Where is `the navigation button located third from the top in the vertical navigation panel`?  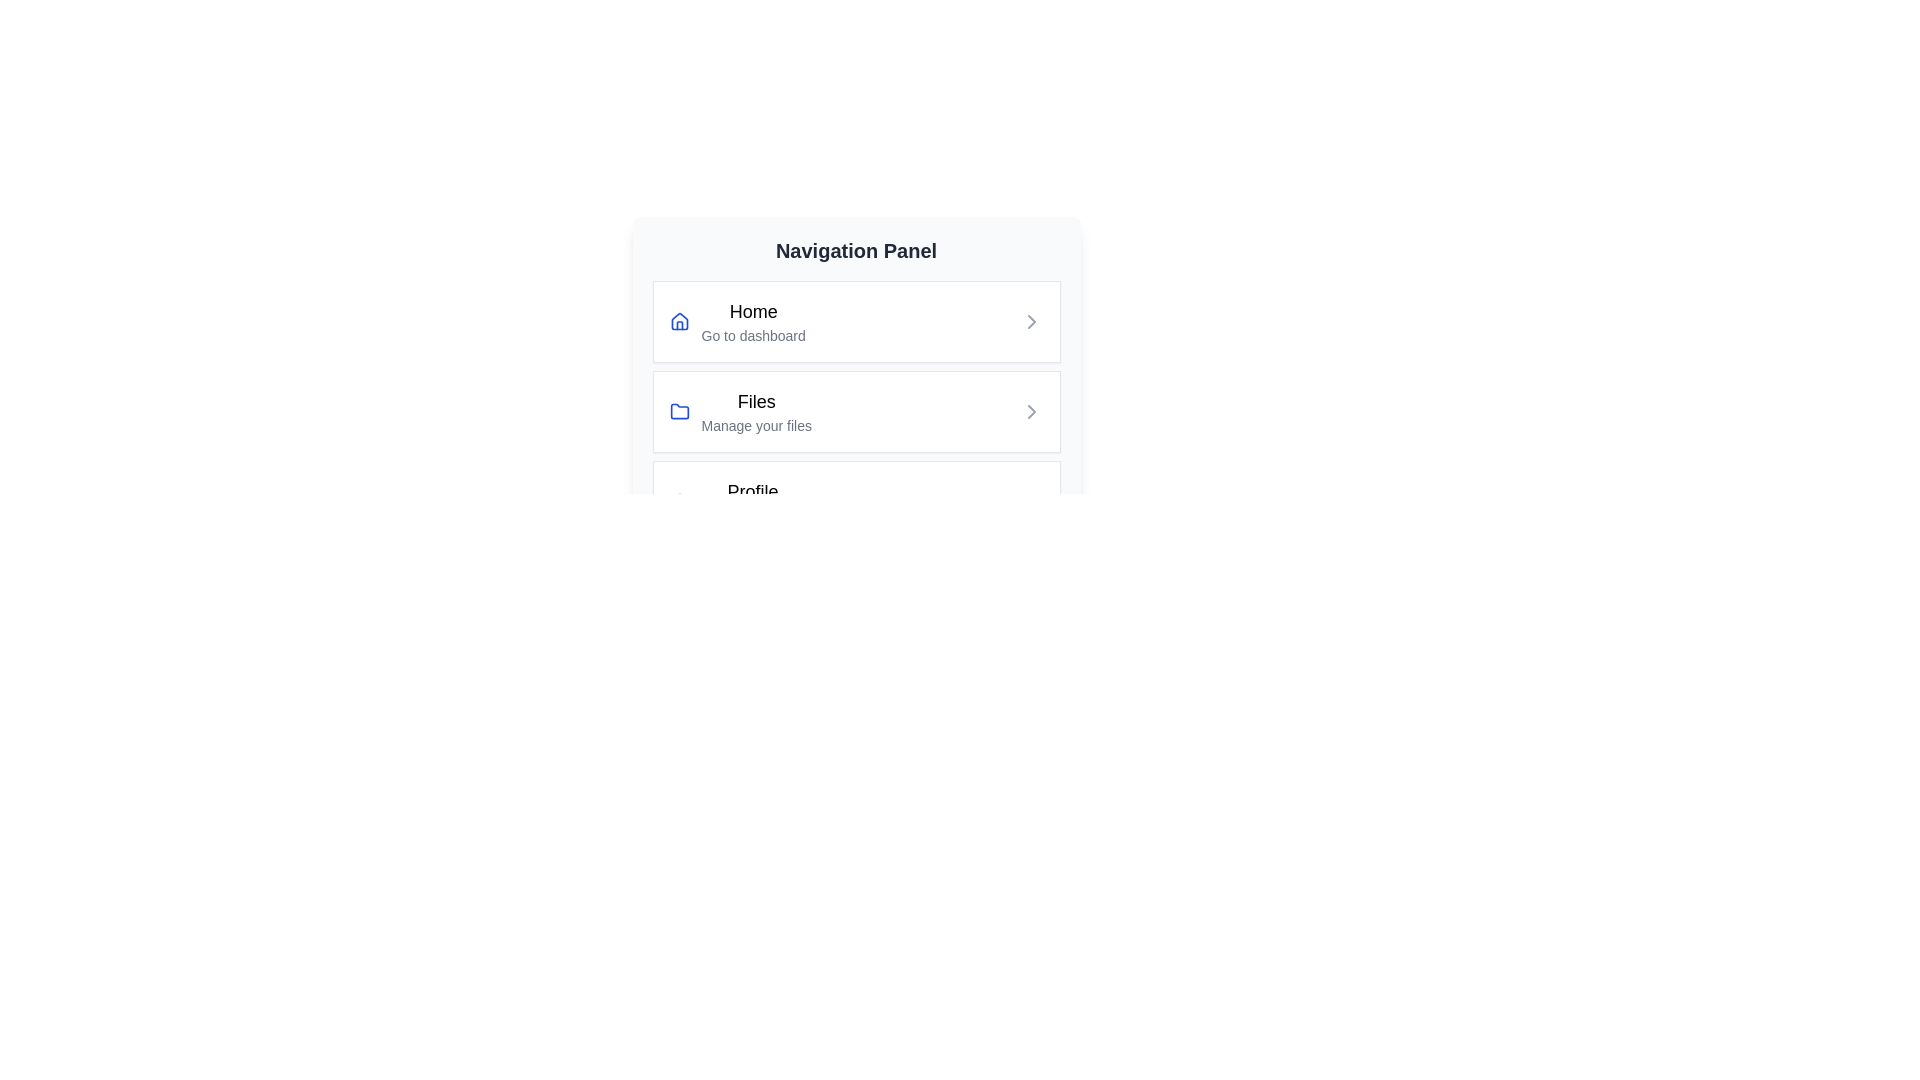
the navigation button located third from the top in the vertical navigation panel is located at coordinates (856, 500).